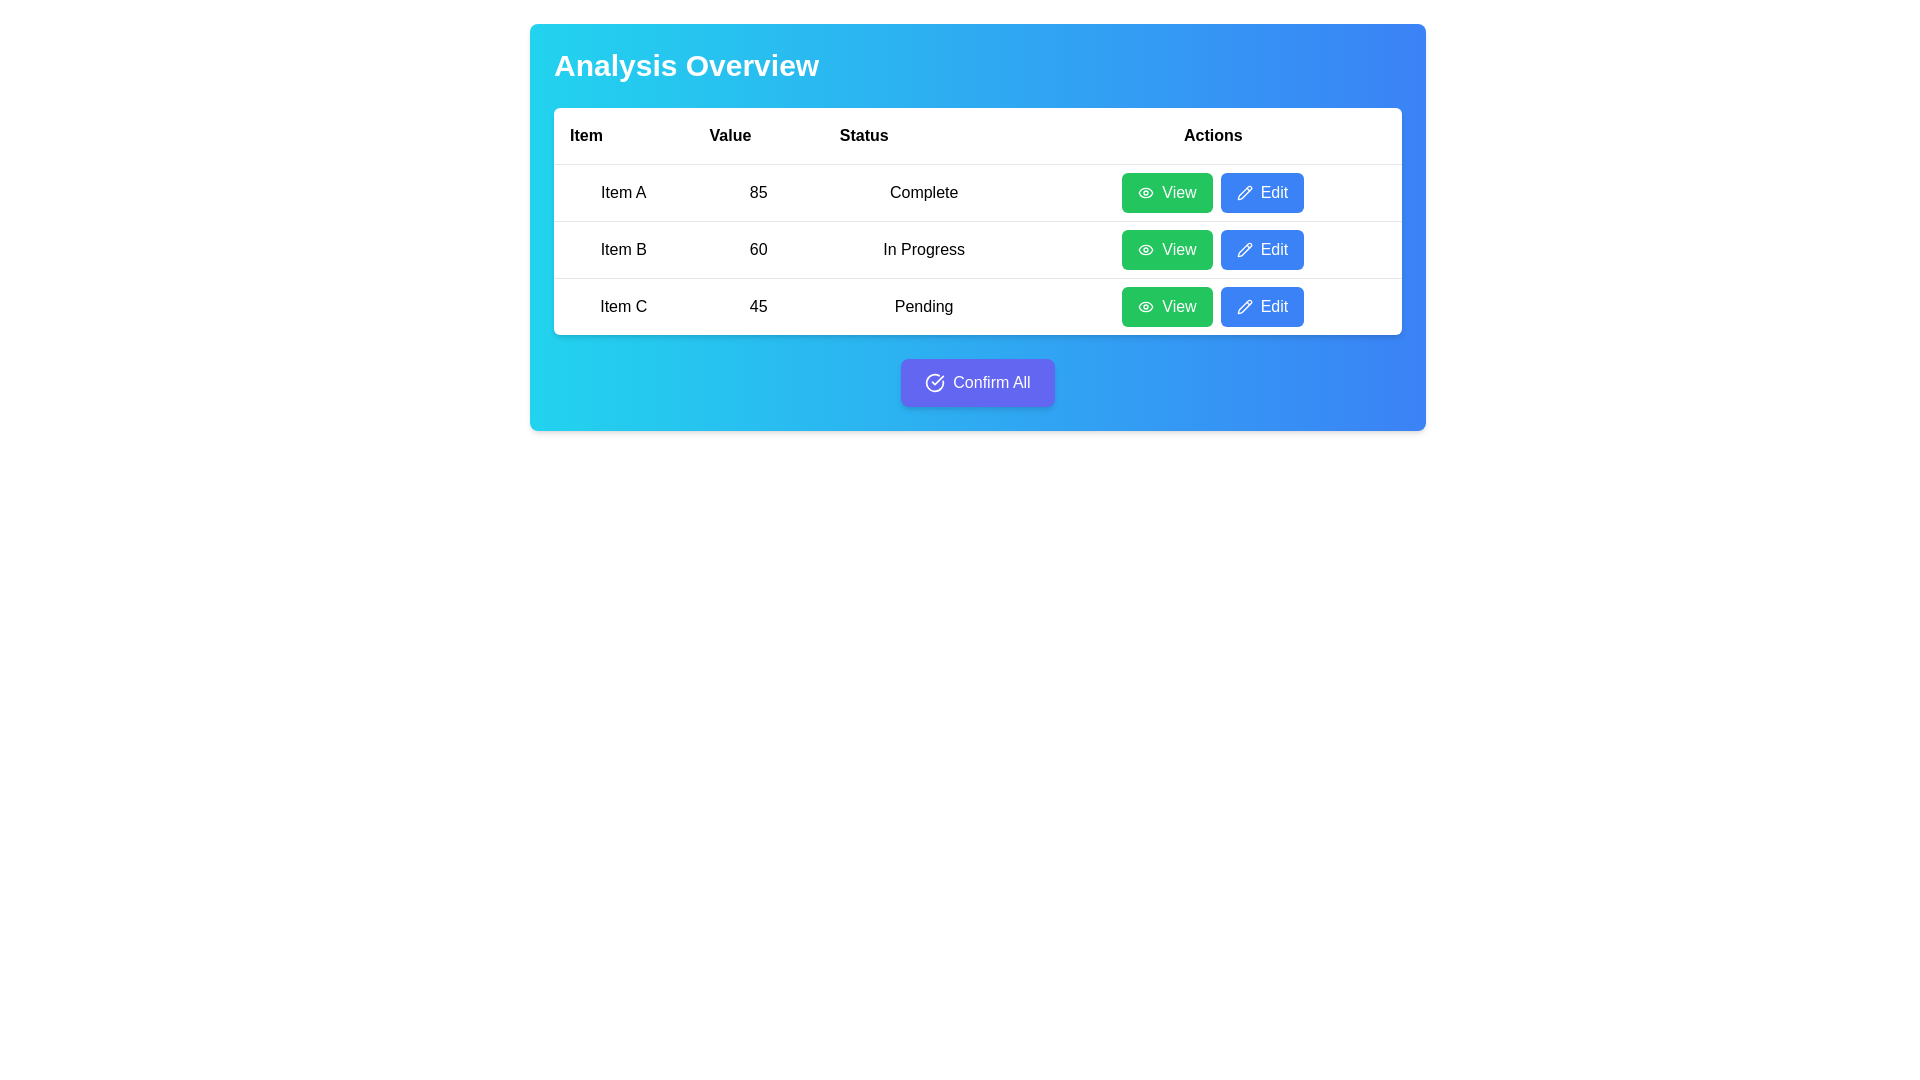 The image size is (1920, 1080). I want to click on the table row containing 'Item B' in the second row to focus on it, so click(978, 248).